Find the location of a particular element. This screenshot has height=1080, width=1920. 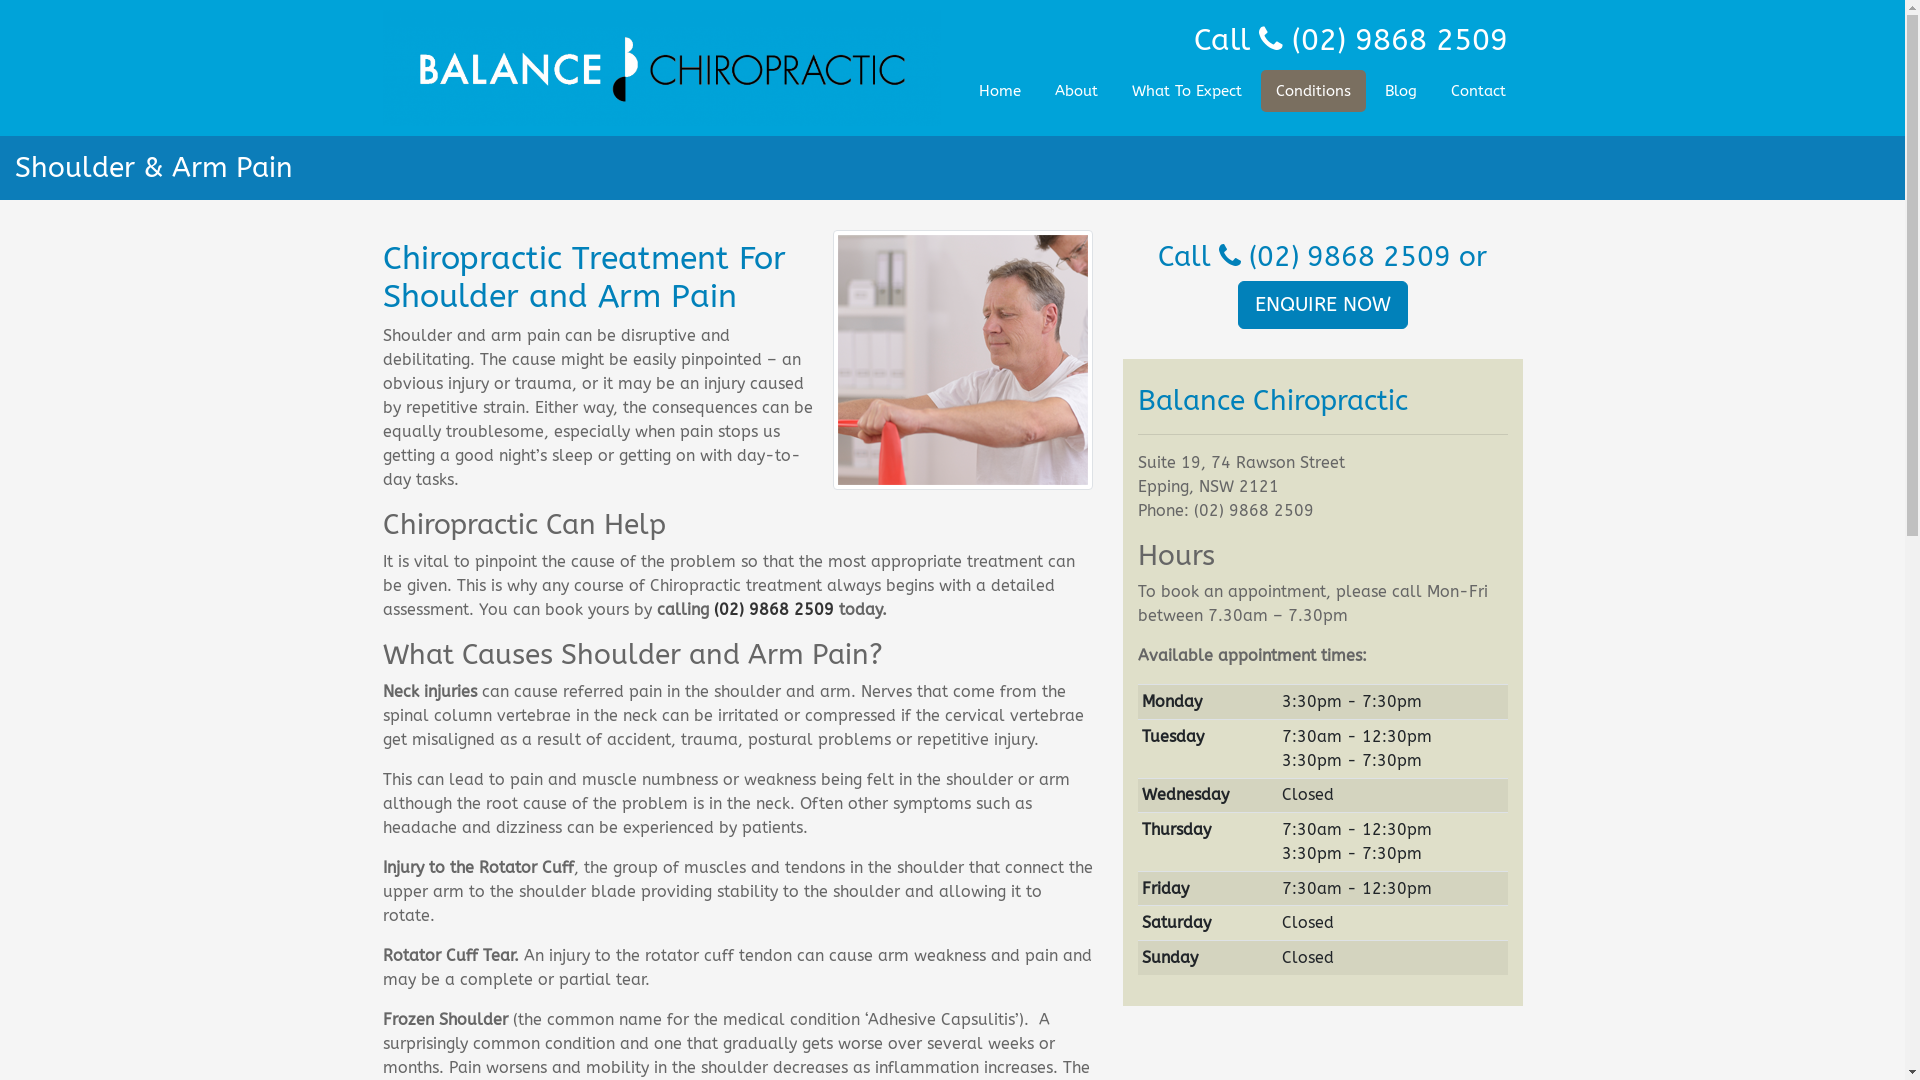

'ENQUIRE NOW' is located at coordinates (1323, 304).